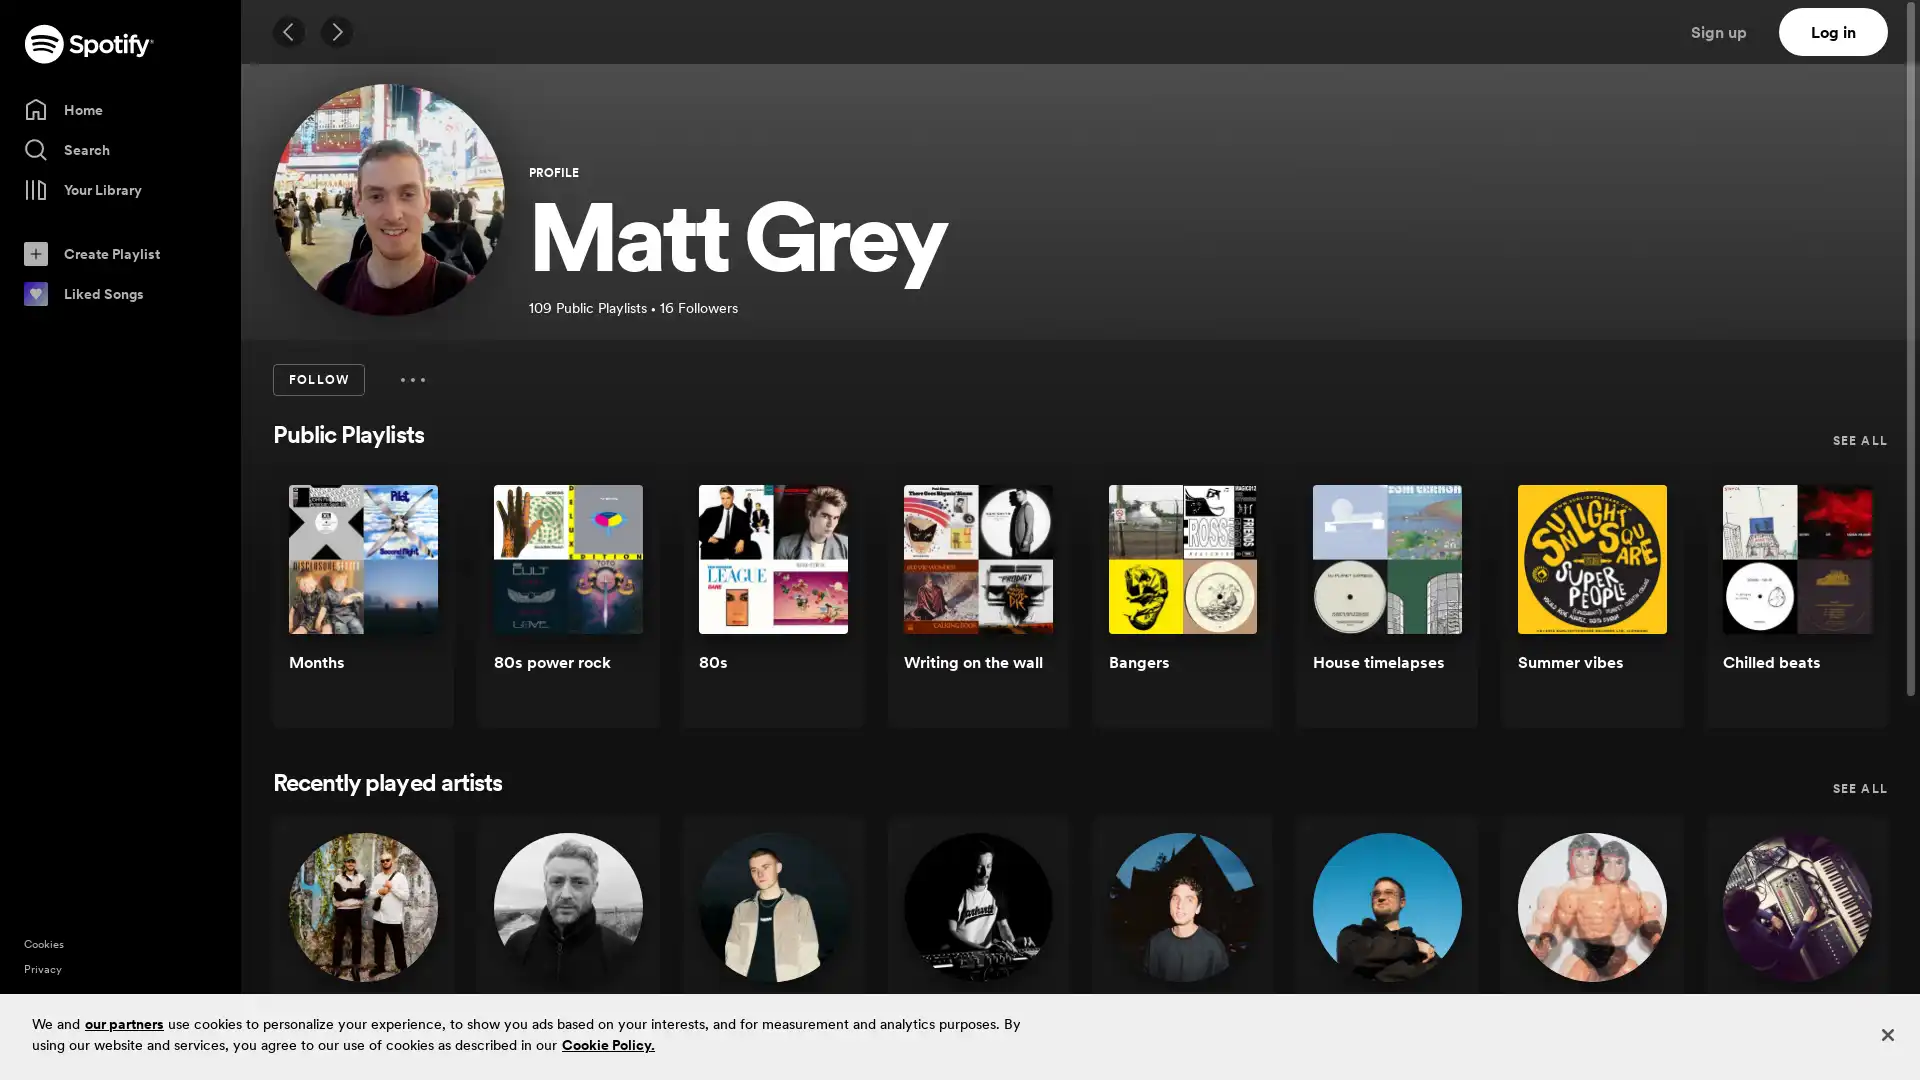  Describe the element at coordinates (1886, 1034) in the screenshot. I see `Close` at that location.